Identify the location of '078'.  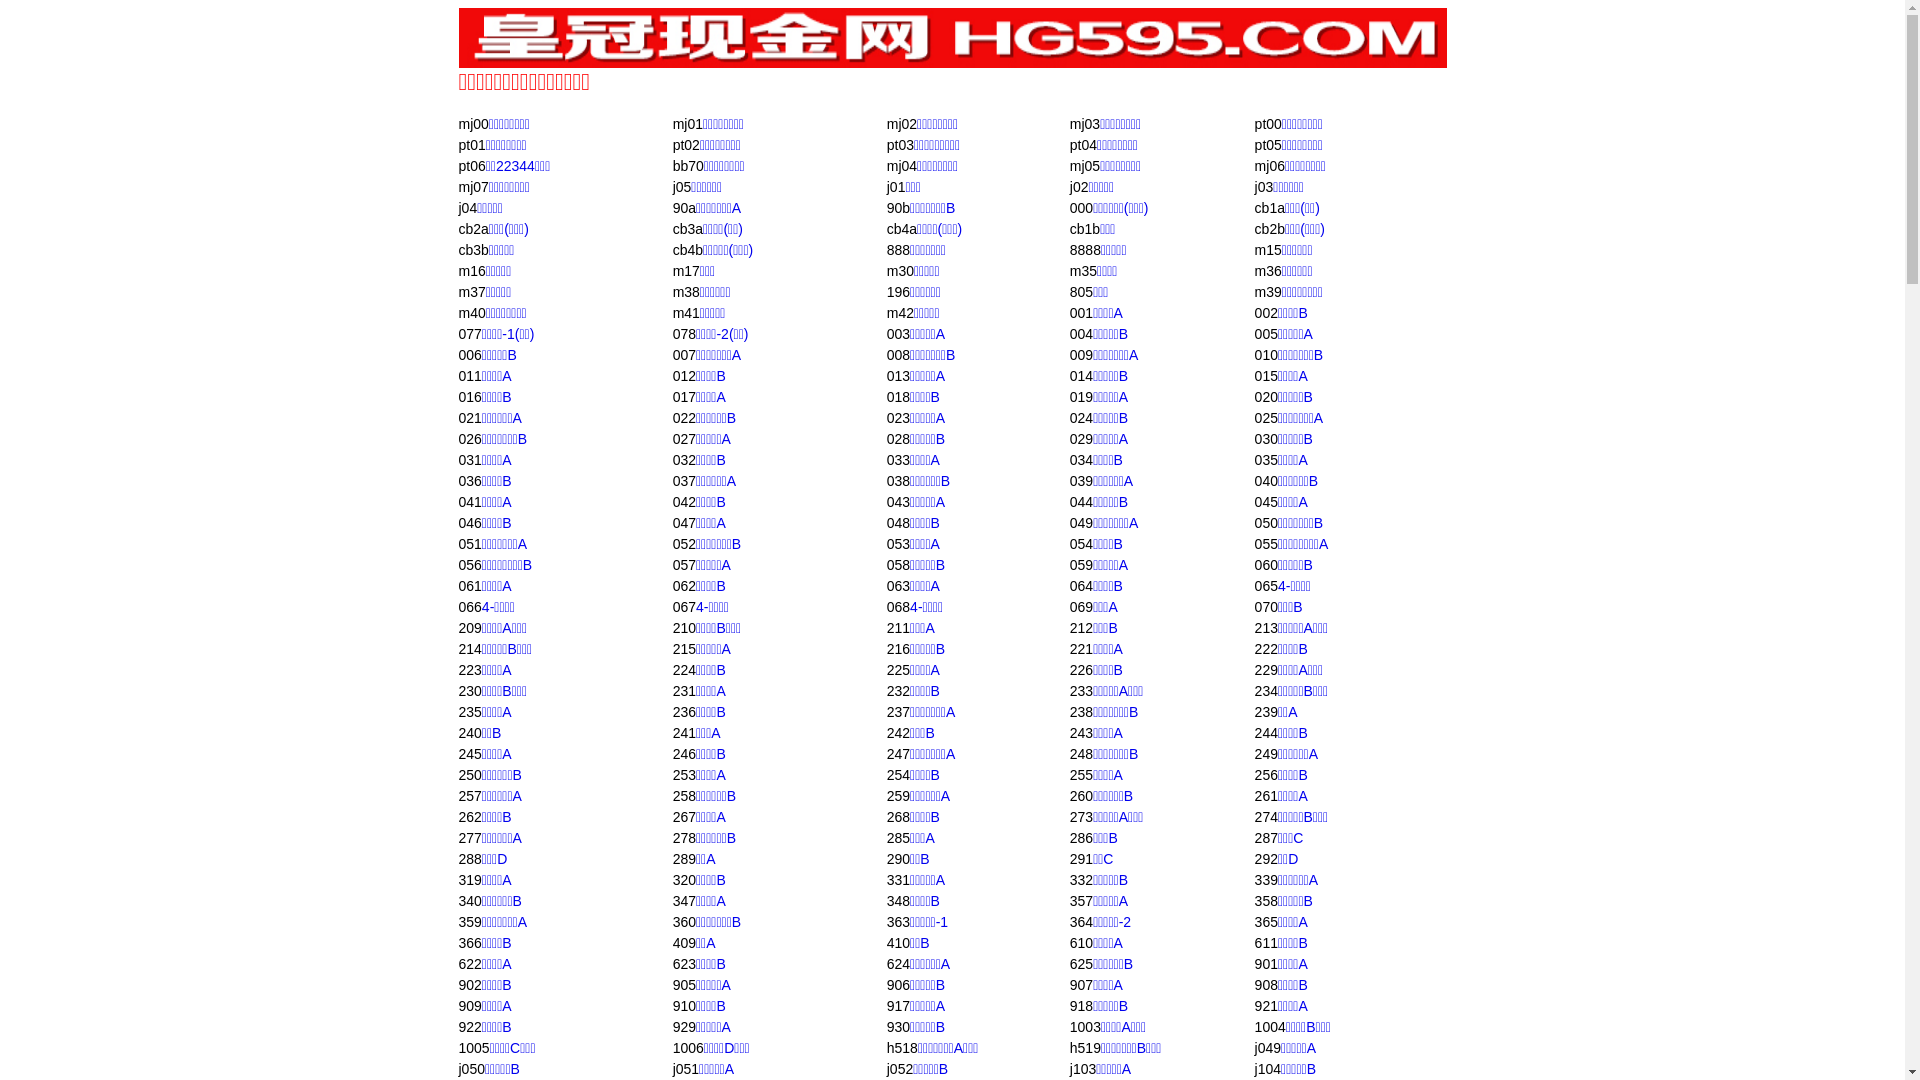
(684, 333).